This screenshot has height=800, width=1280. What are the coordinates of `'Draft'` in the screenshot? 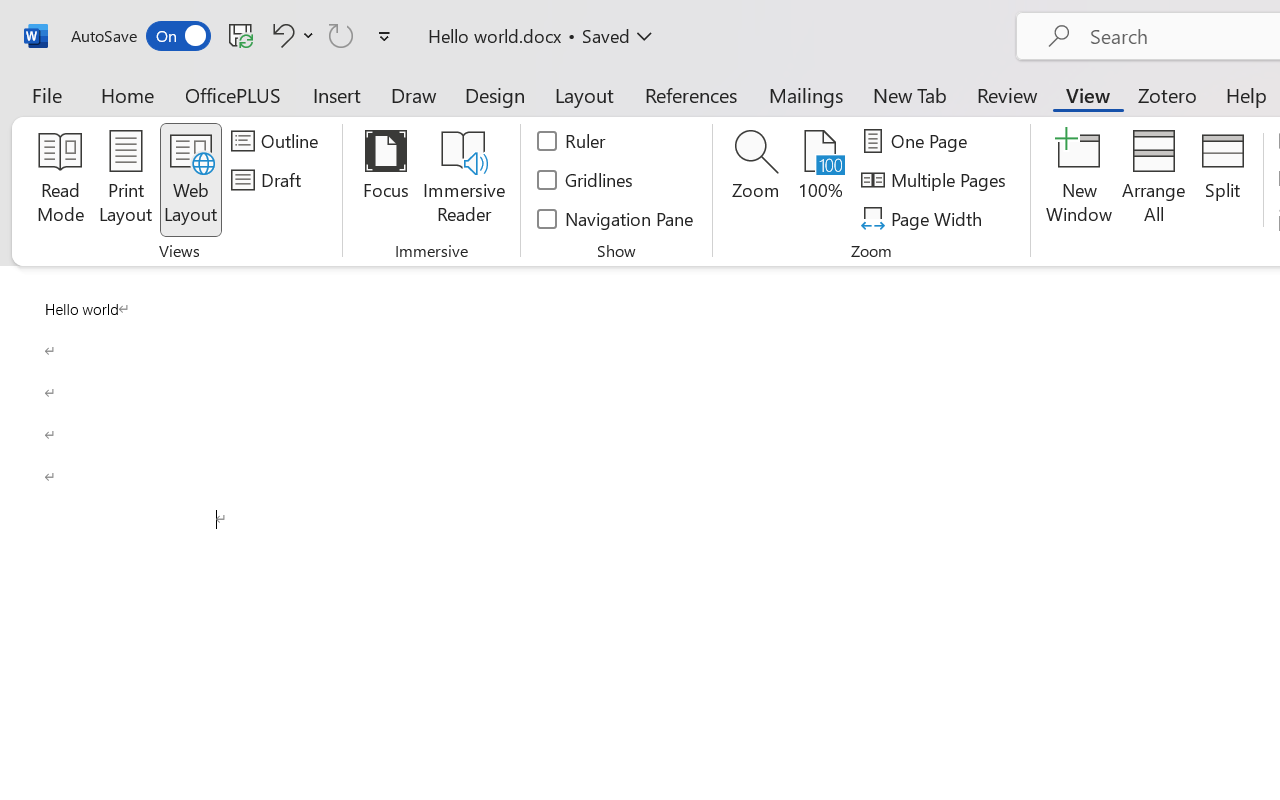 It's located at (268, 179).